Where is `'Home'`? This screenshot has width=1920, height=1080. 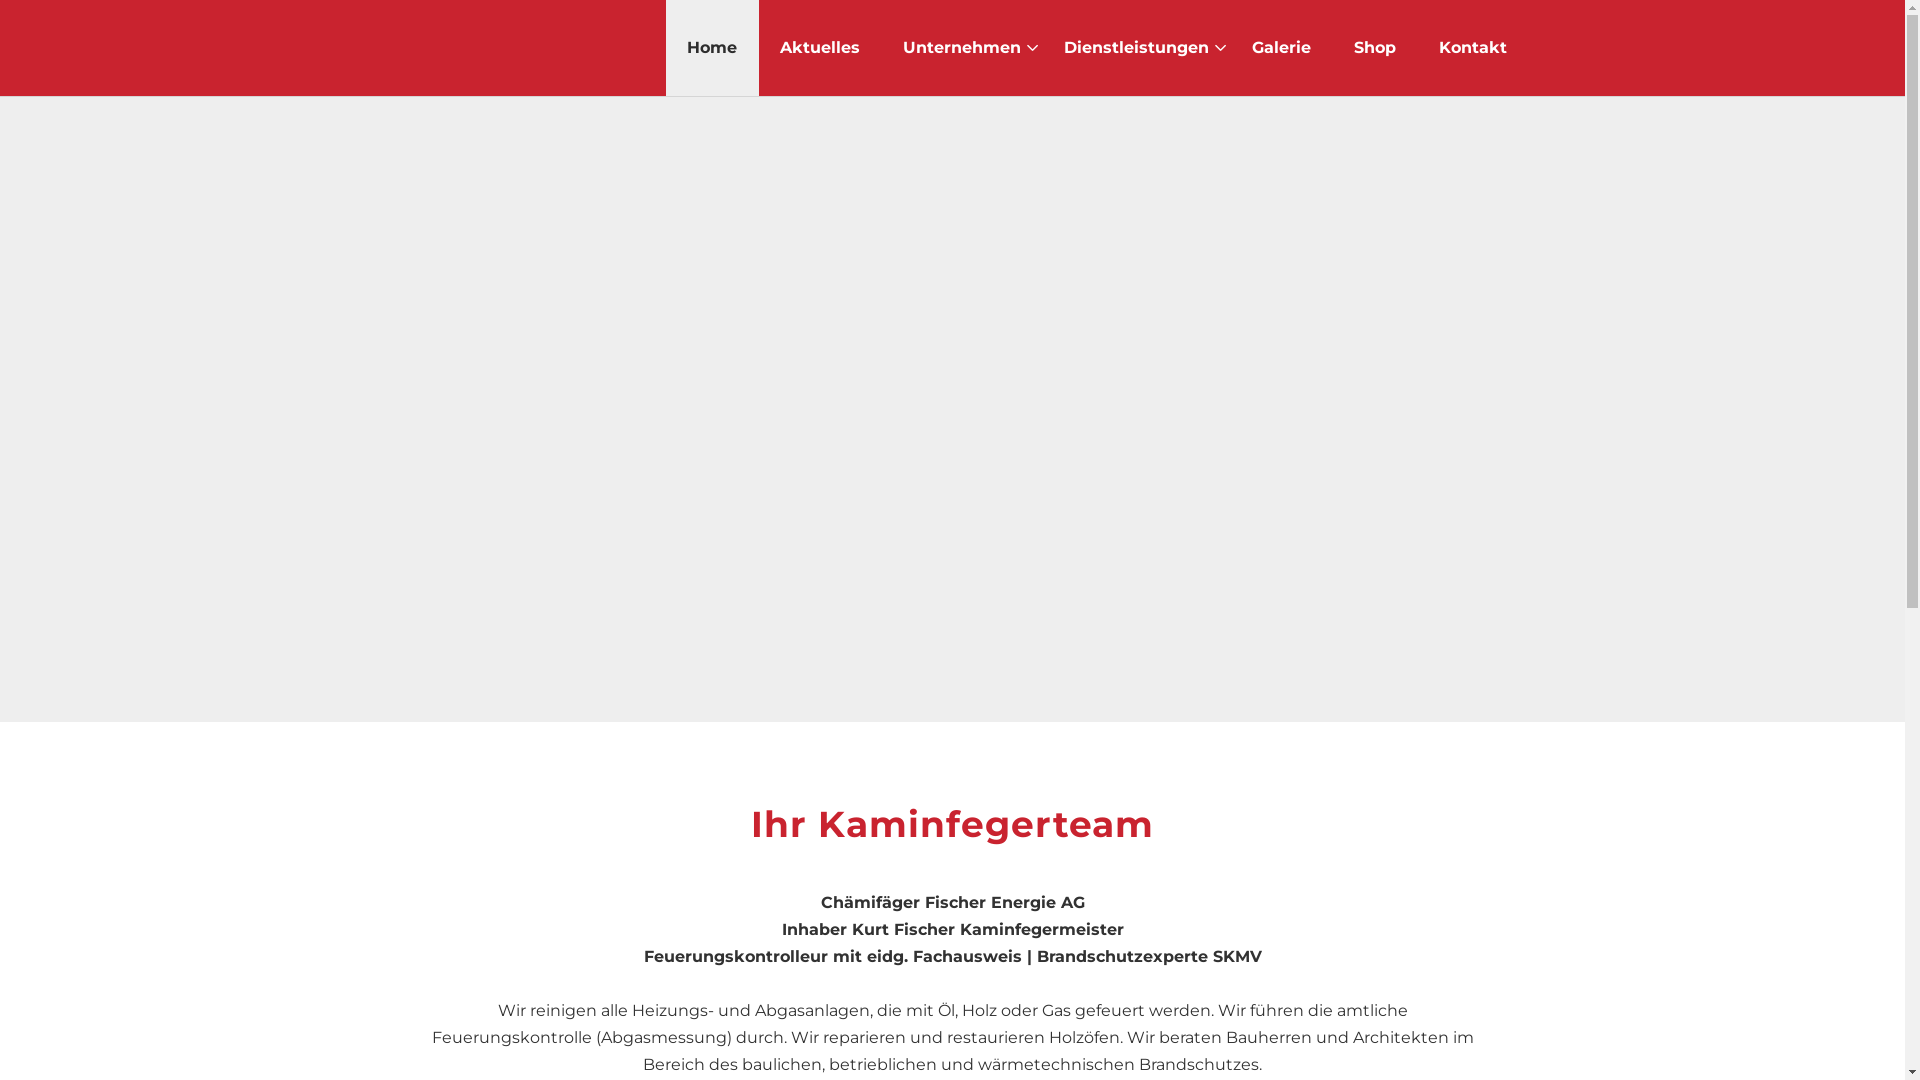 'Home' is located at coordinates (710, 46).